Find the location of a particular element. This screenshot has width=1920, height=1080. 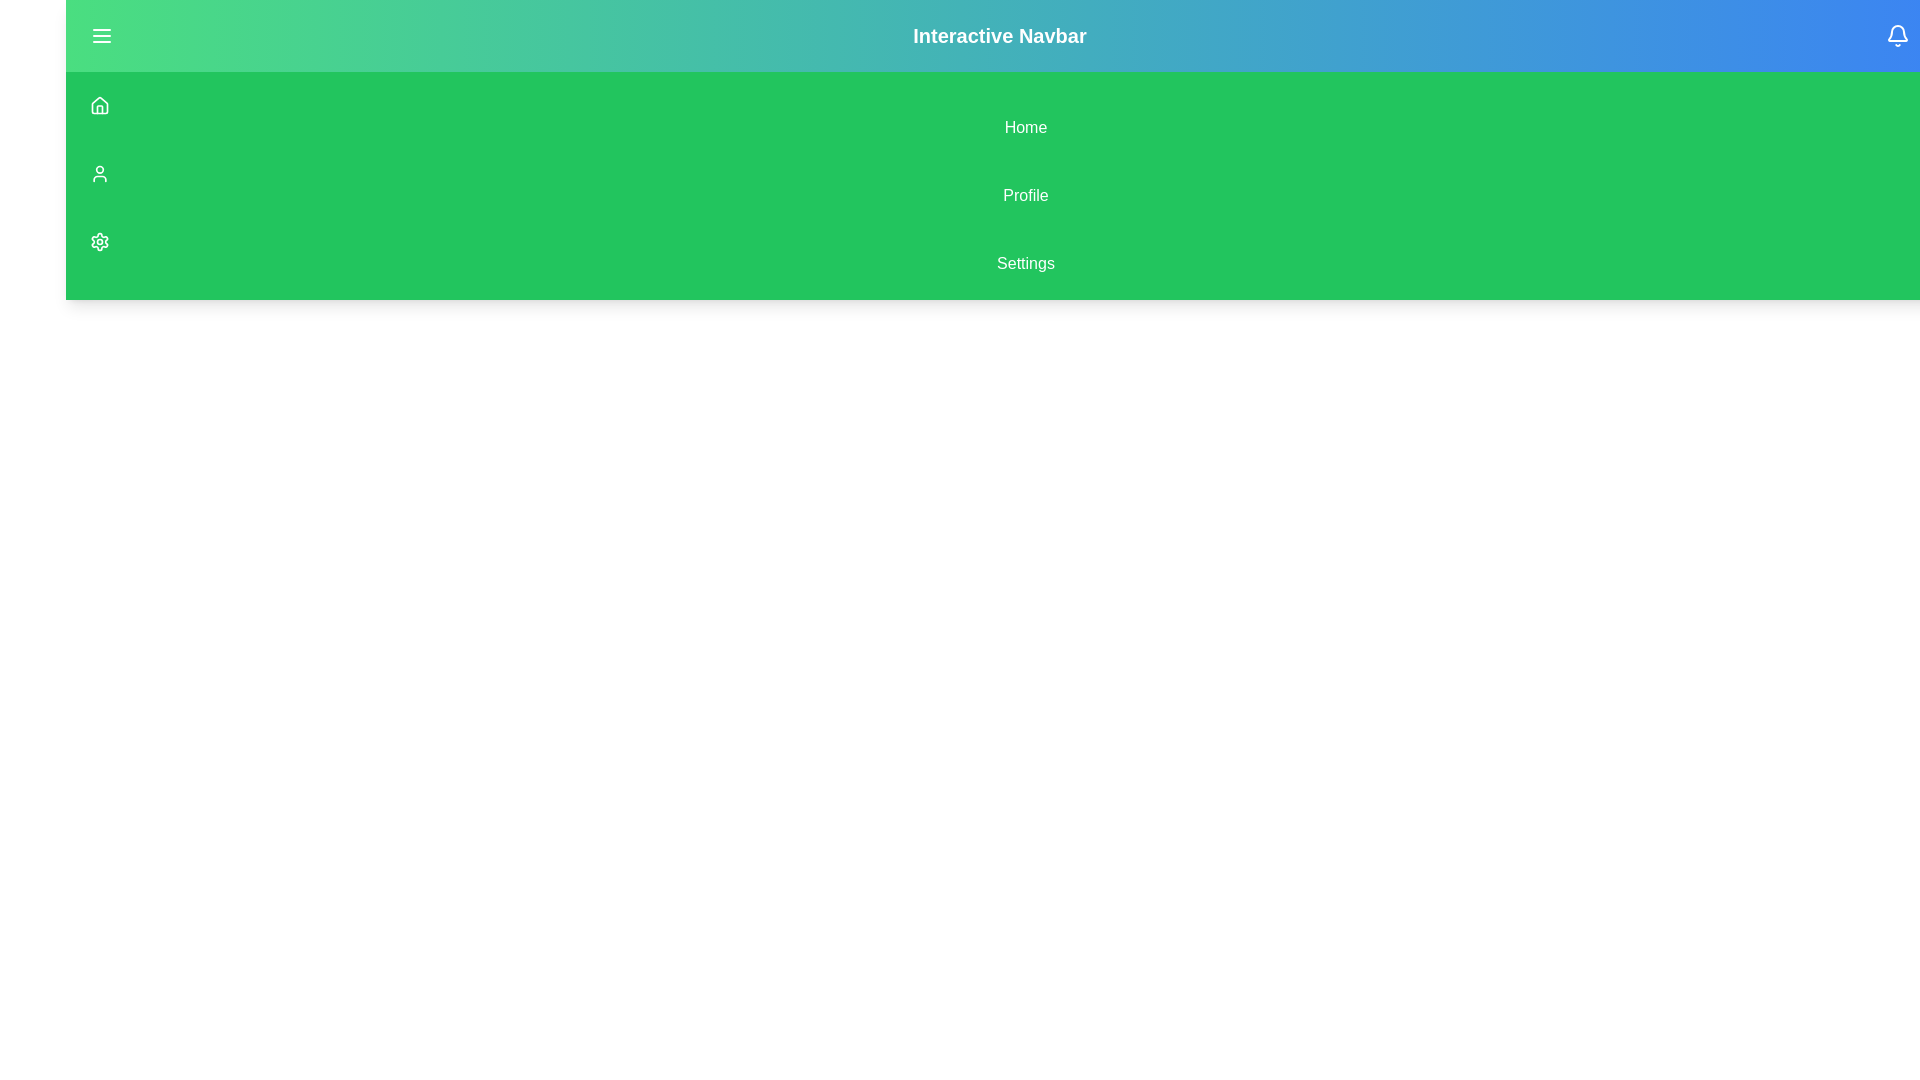

the 'Home' icon located at the top-left corner of the interface, which serves as a button to navigate to the homepage is located at coordinates (99, 104).